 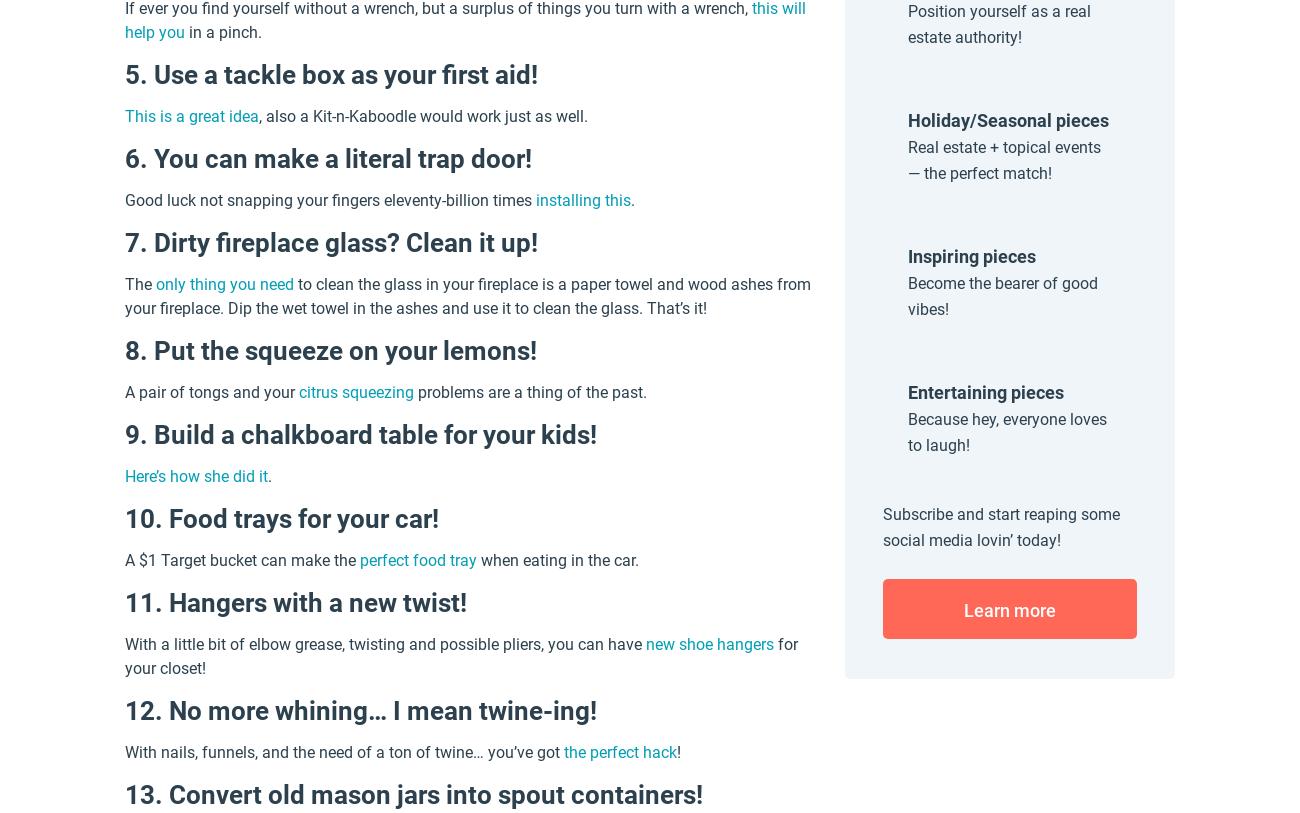 What do you see at coordinates (385, 644) in the screenshot?
I see `'With a little bit of elbow grease, twisting and possible pliers, you can have'` at bounding box center [385, 644].